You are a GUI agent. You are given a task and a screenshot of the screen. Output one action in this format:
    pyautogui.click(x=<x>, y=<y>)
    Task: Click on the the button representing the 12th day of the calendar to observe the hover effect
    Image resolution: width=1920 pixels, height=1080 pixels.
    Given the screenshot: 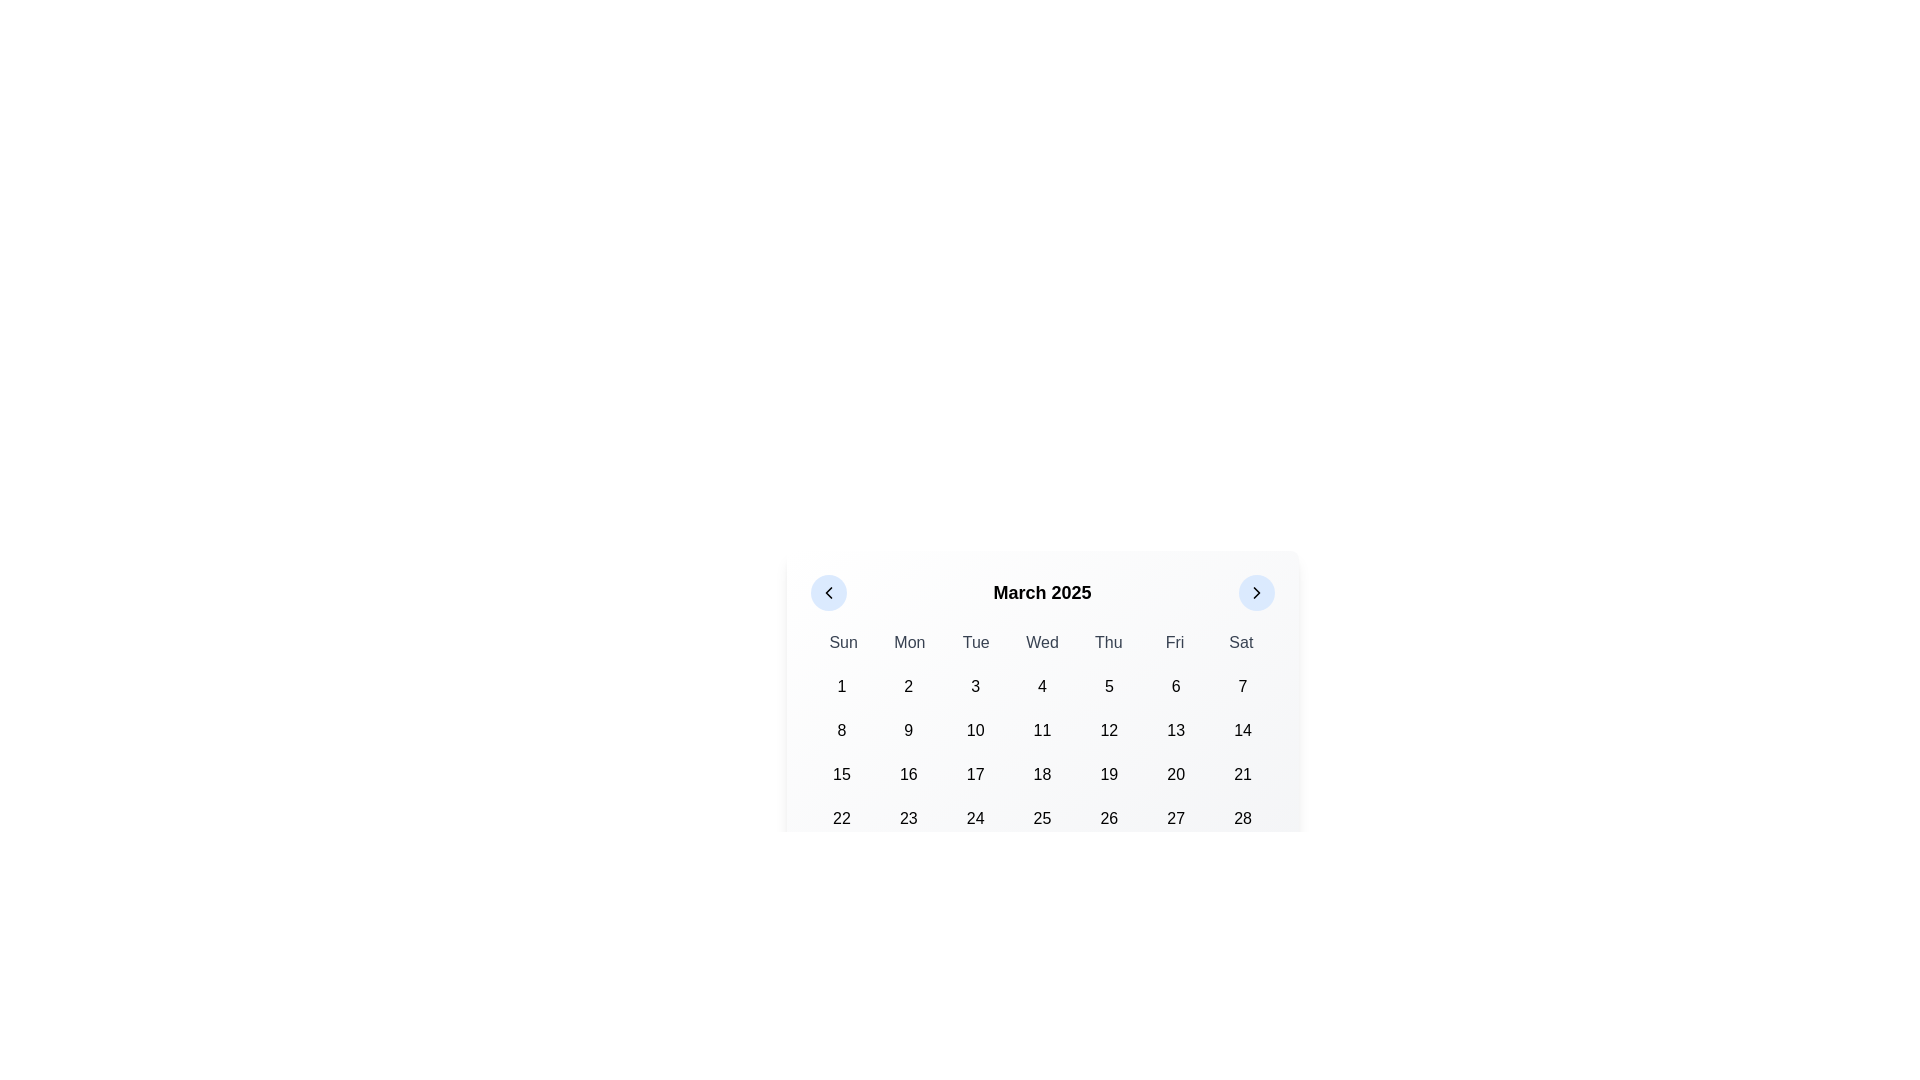 What is the action you would take?
    pyautogui.click(x=1108, y=731)
    